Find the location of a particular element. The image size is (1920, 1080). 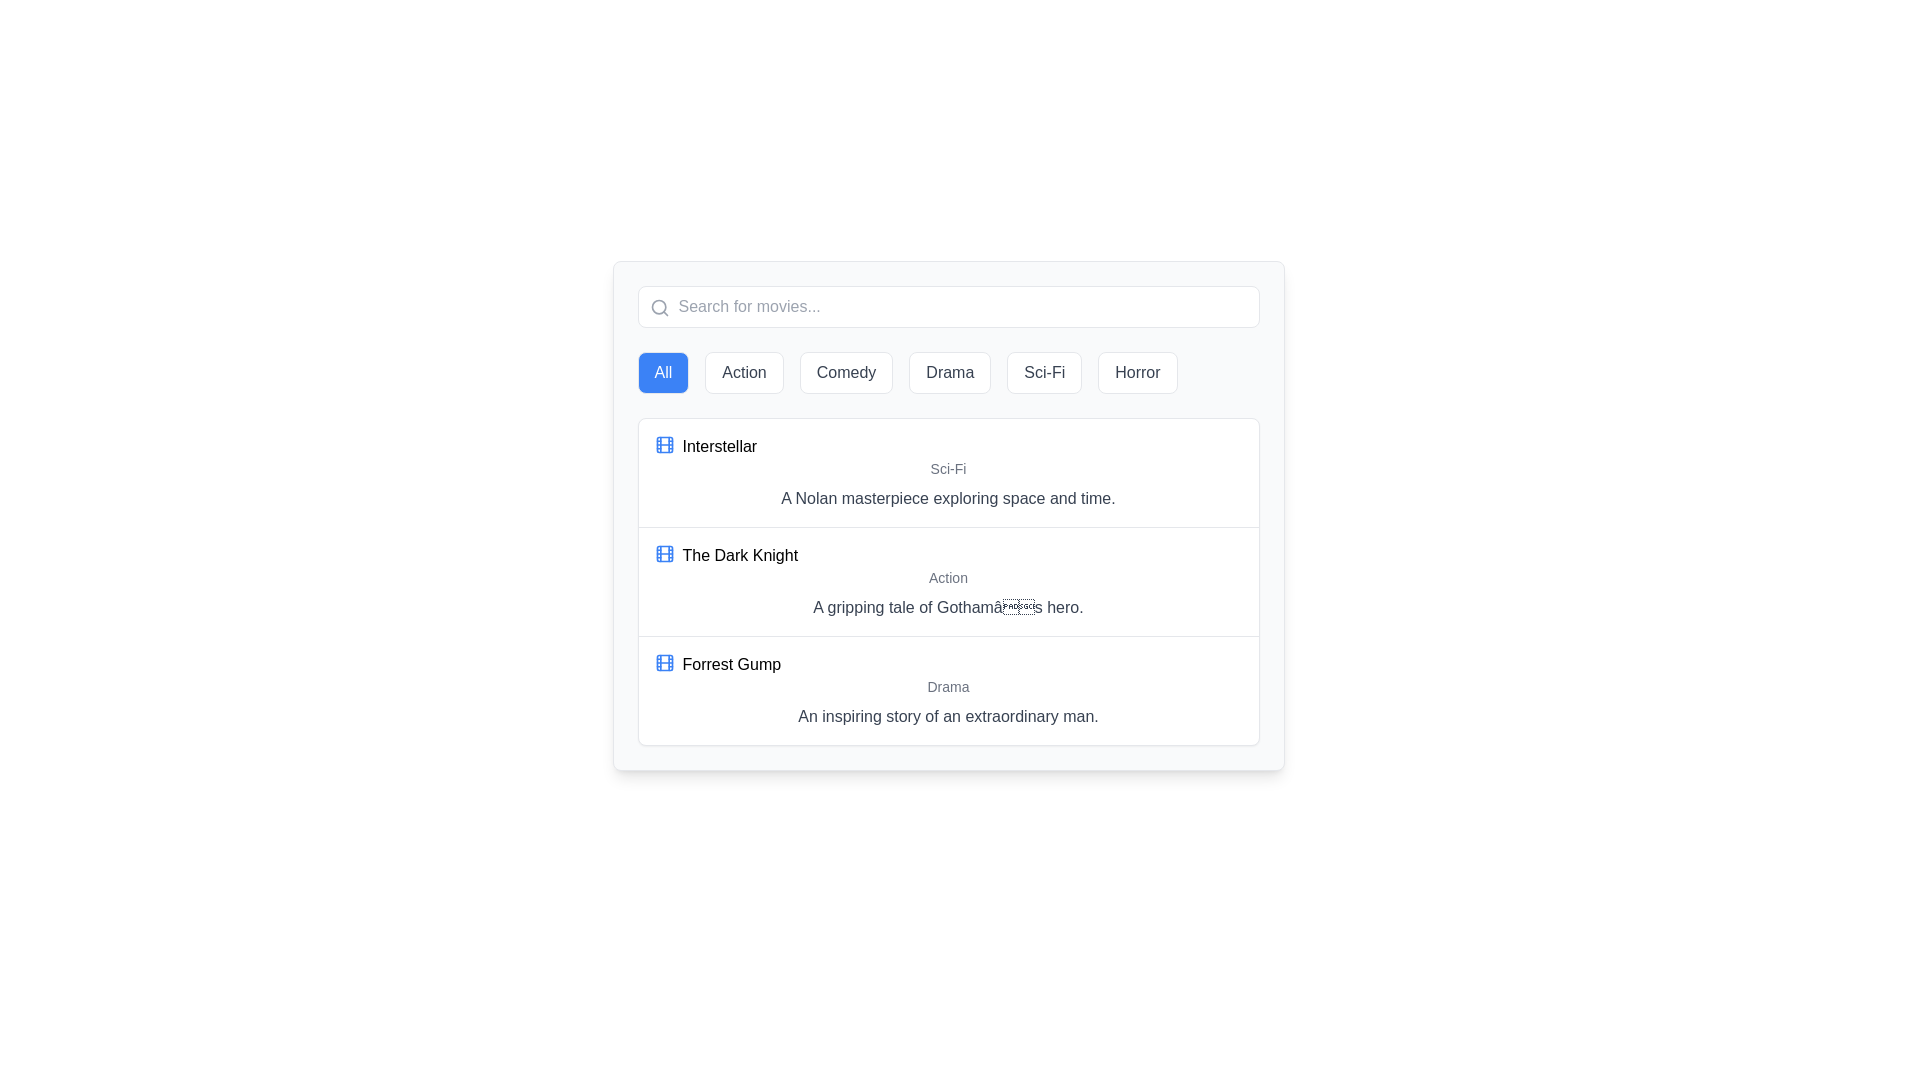

text content of the first List Item displaying the movie entry titled 'Interstellar', which includes the title, genre label 'Sci-Fi', and the description 'A Nolan masterpiece exploring space and time.' is located at coordinates (947, 473).